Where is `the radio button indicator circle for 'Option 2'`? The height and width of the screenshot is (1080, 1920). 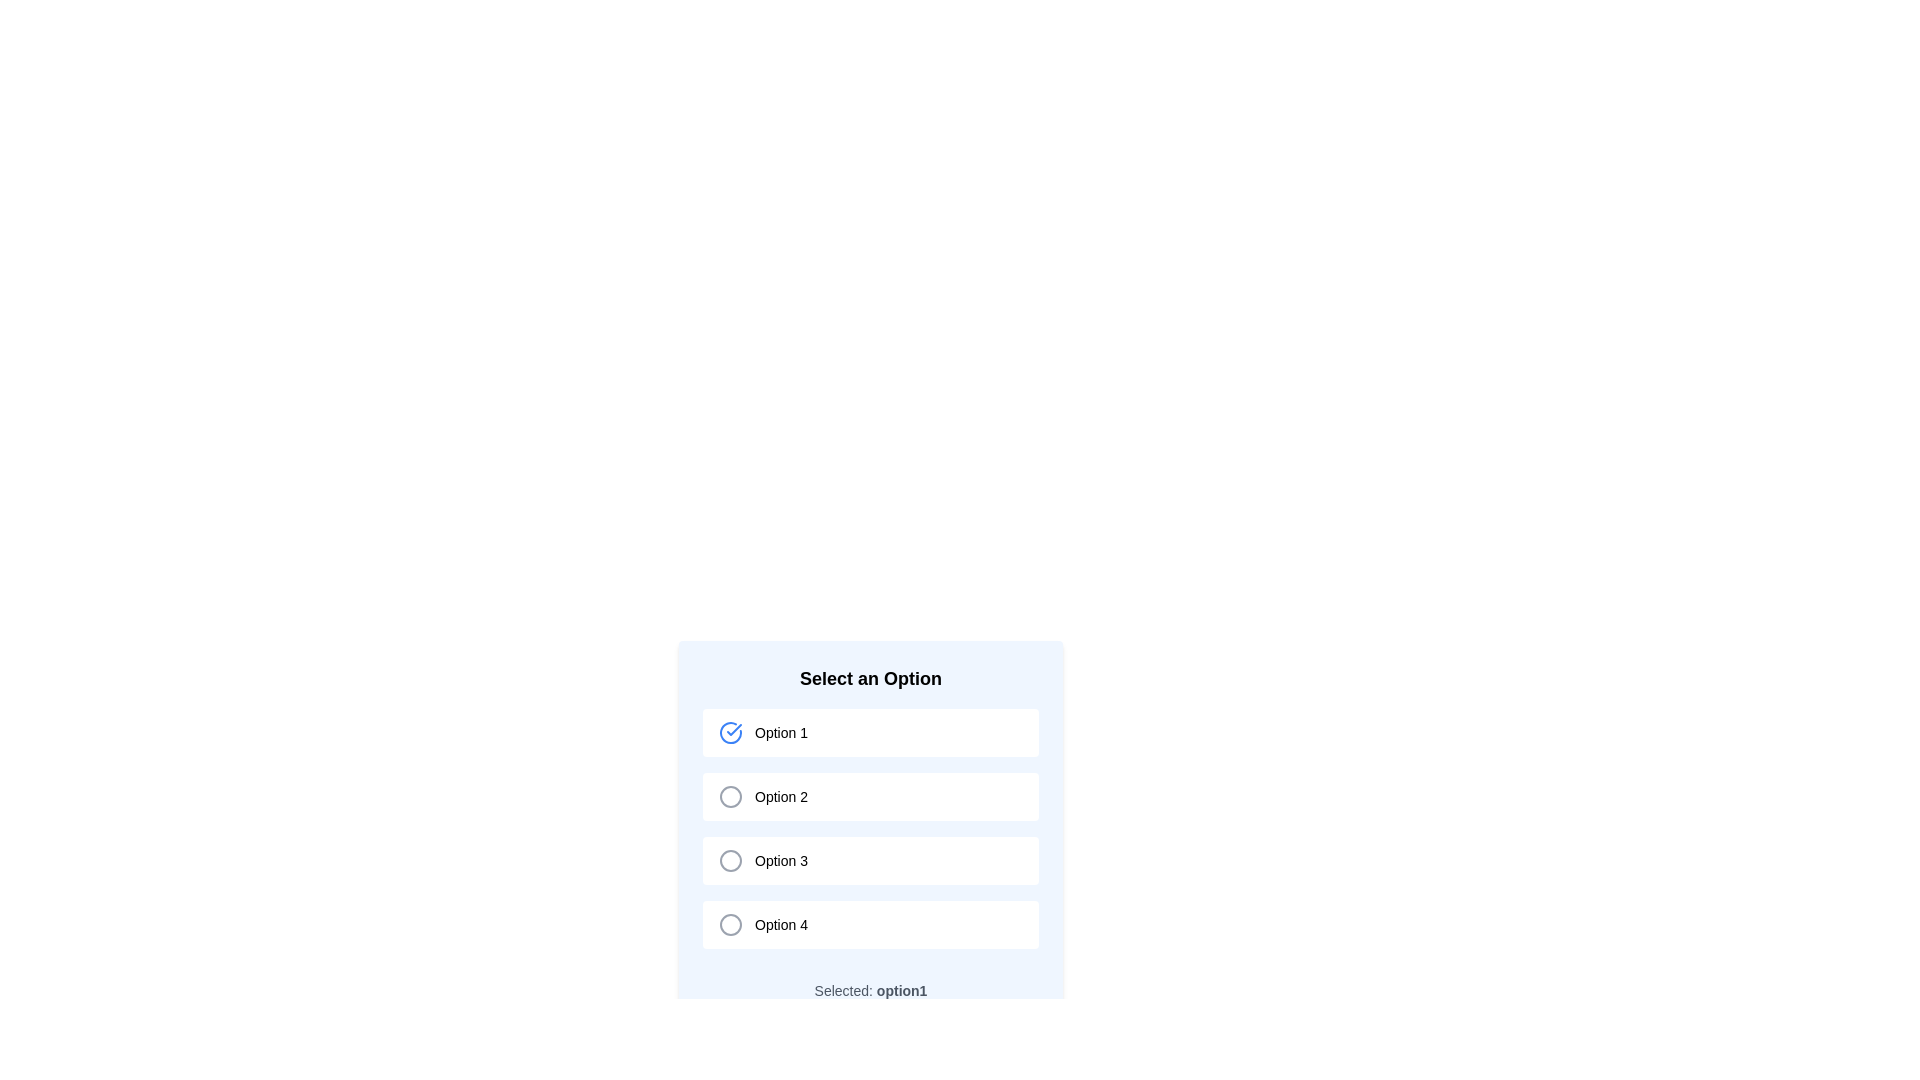
the radio button indicator circle for 'Option 2' is located at coordinates (729, 796).